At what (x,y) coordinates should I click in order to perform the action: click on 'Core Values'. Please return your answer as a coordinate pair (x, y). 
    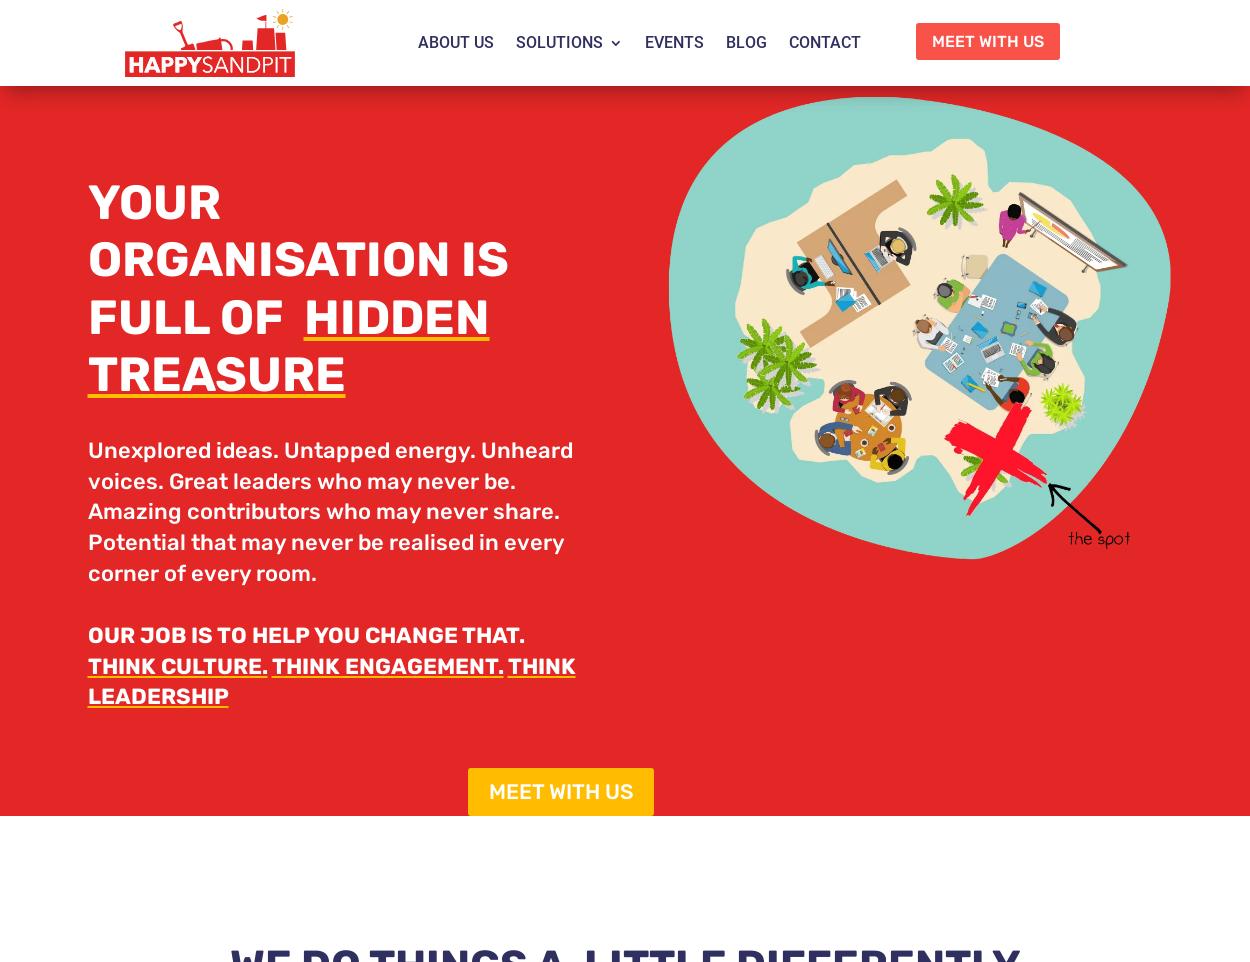
    Looking at the image, I should click on (595, 362).